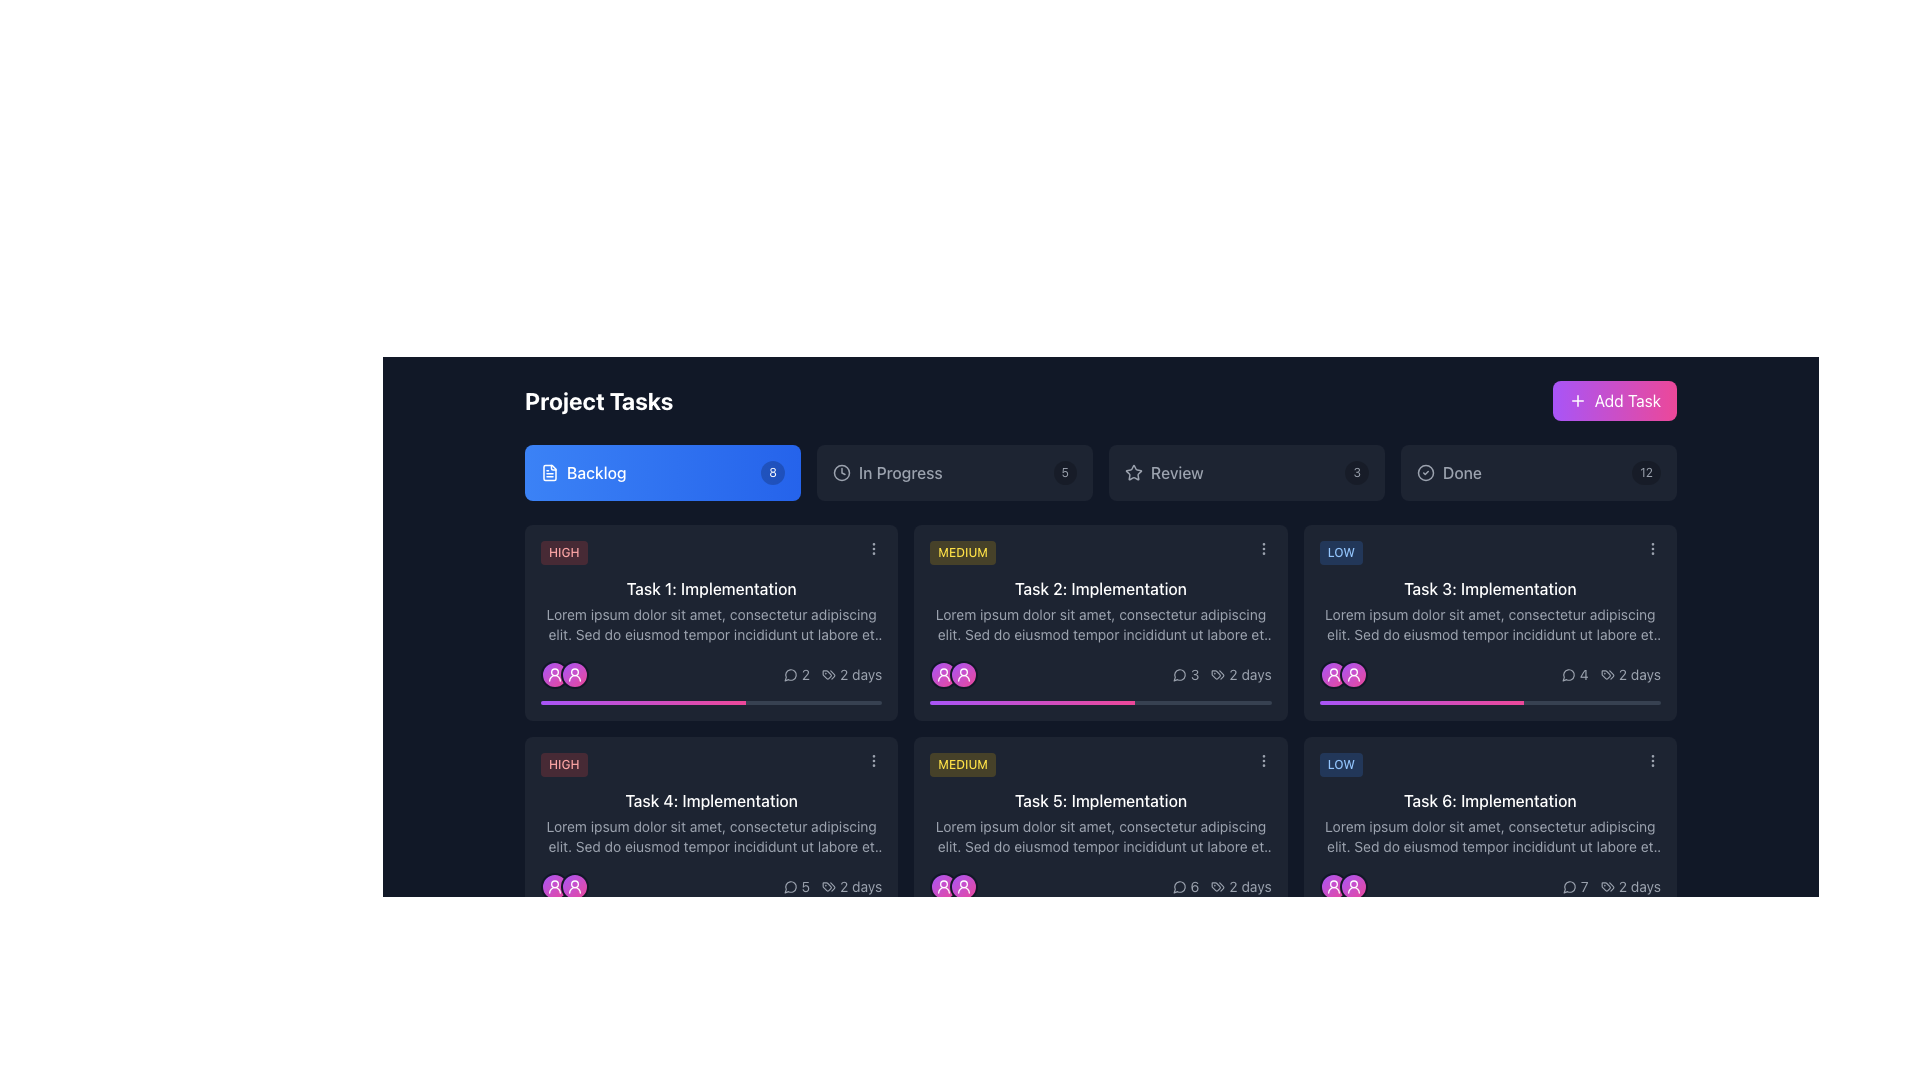 This screenshot has height=1080, width=1920. What do you see at coordinates (1490, 834) in the screenshot?
I see `to select the last card in the third column of the task grid, which displays task details including title, description, and priority level` at bounding box center [1490, 834].